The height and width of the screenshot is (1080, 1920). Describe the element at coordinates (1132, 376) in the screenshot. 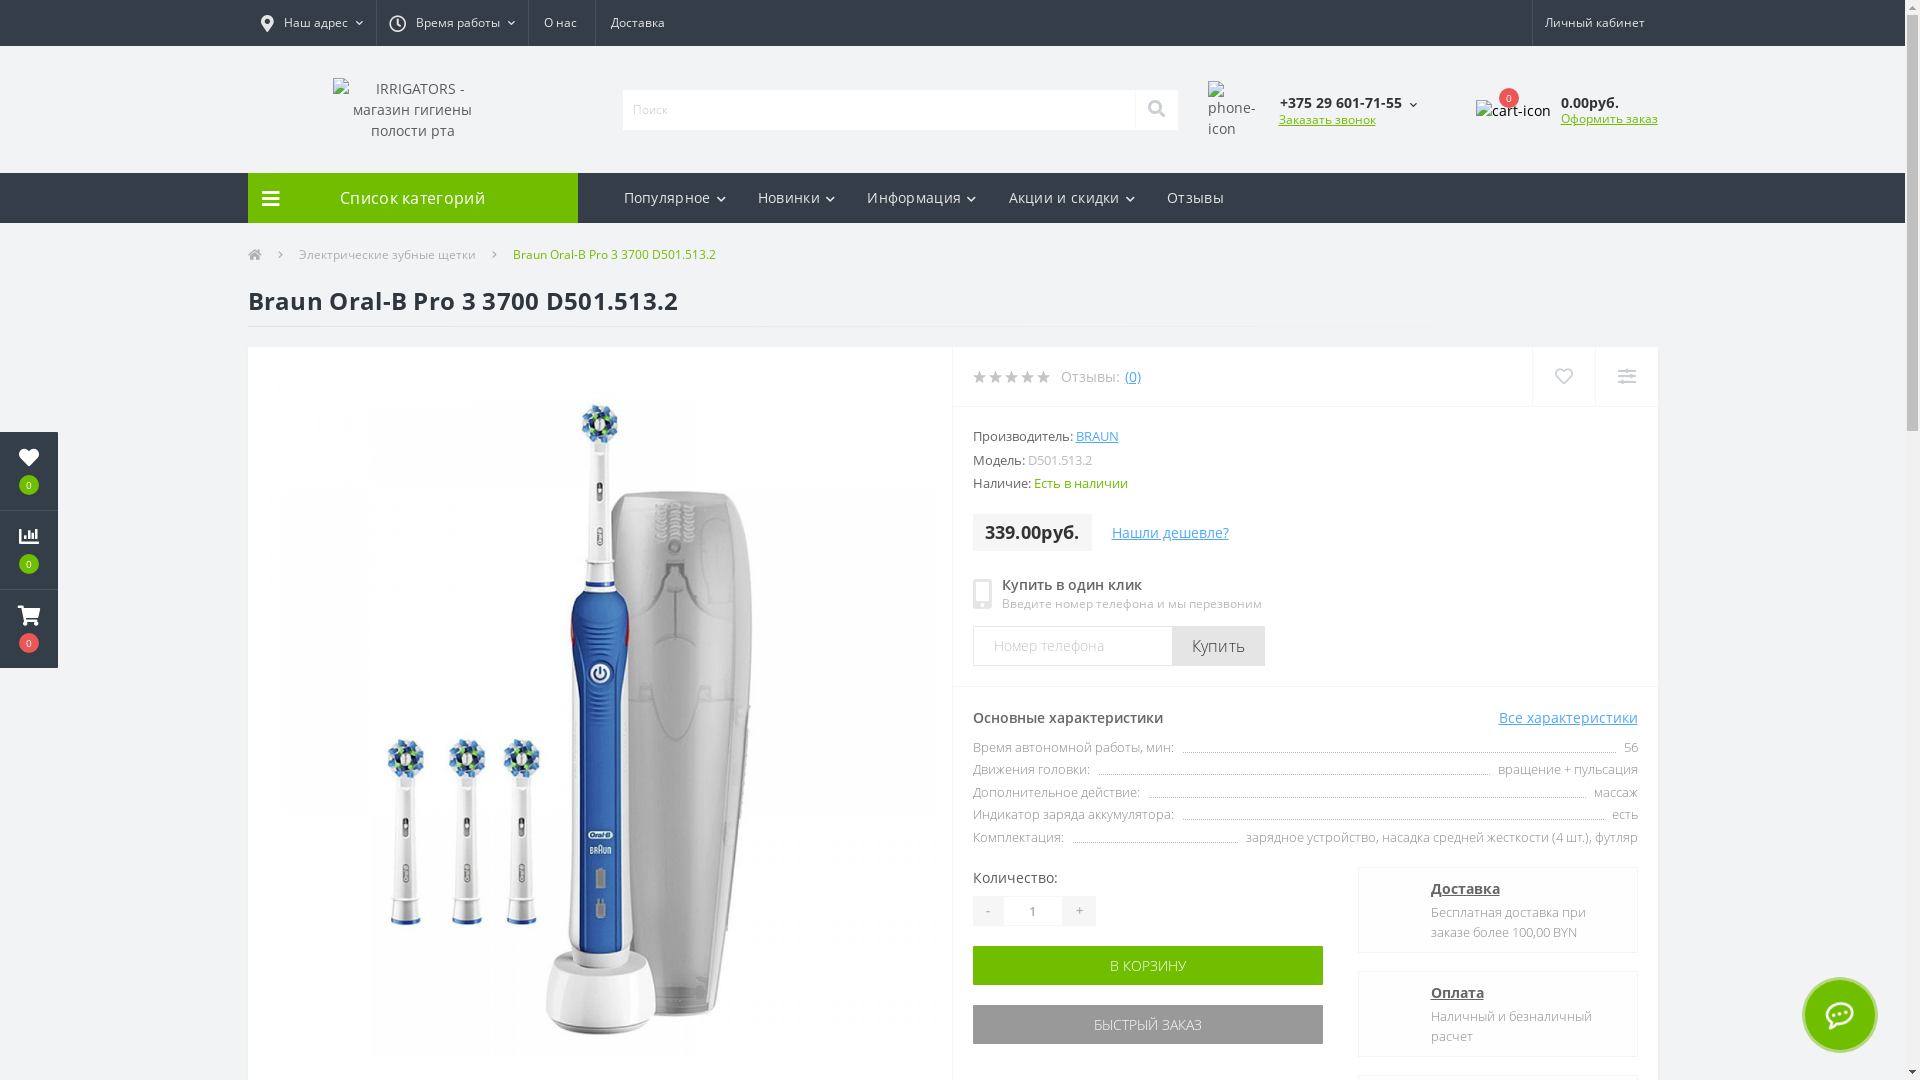

I see `'(0)'` at that location.